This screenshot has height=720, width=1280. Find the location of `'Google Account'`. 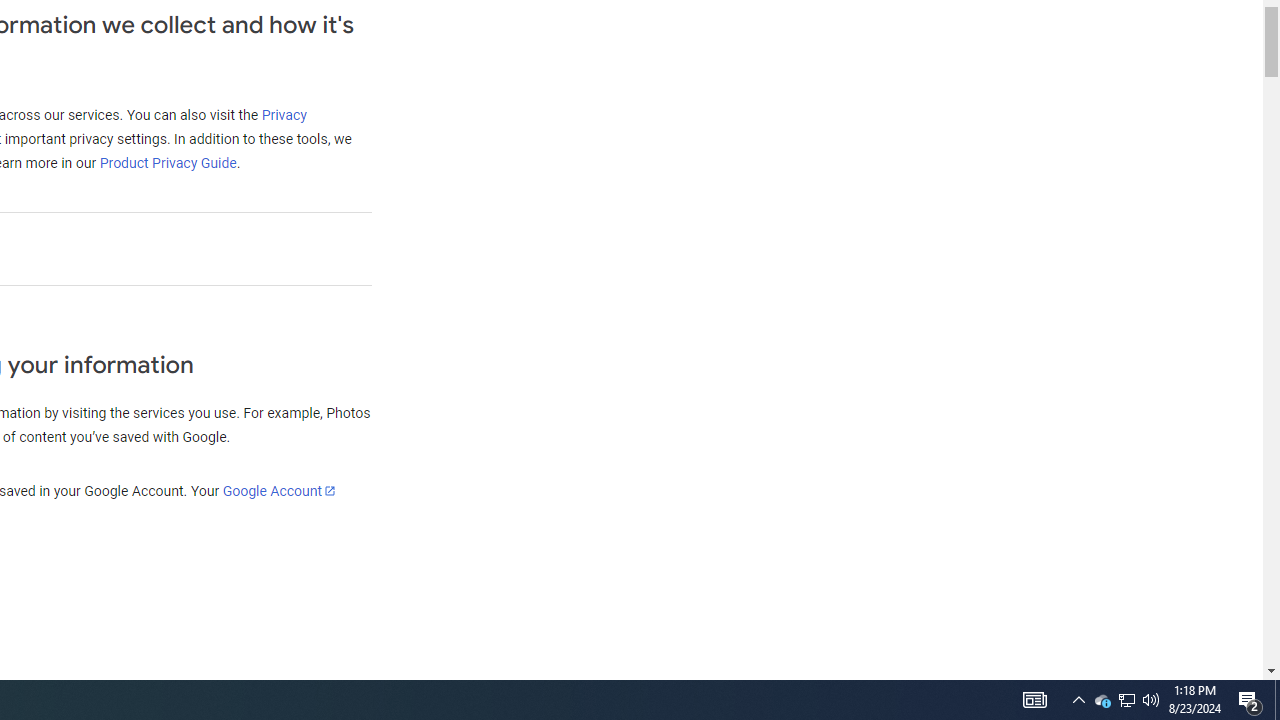

'Google Account' is located at coordinates (278, 490).